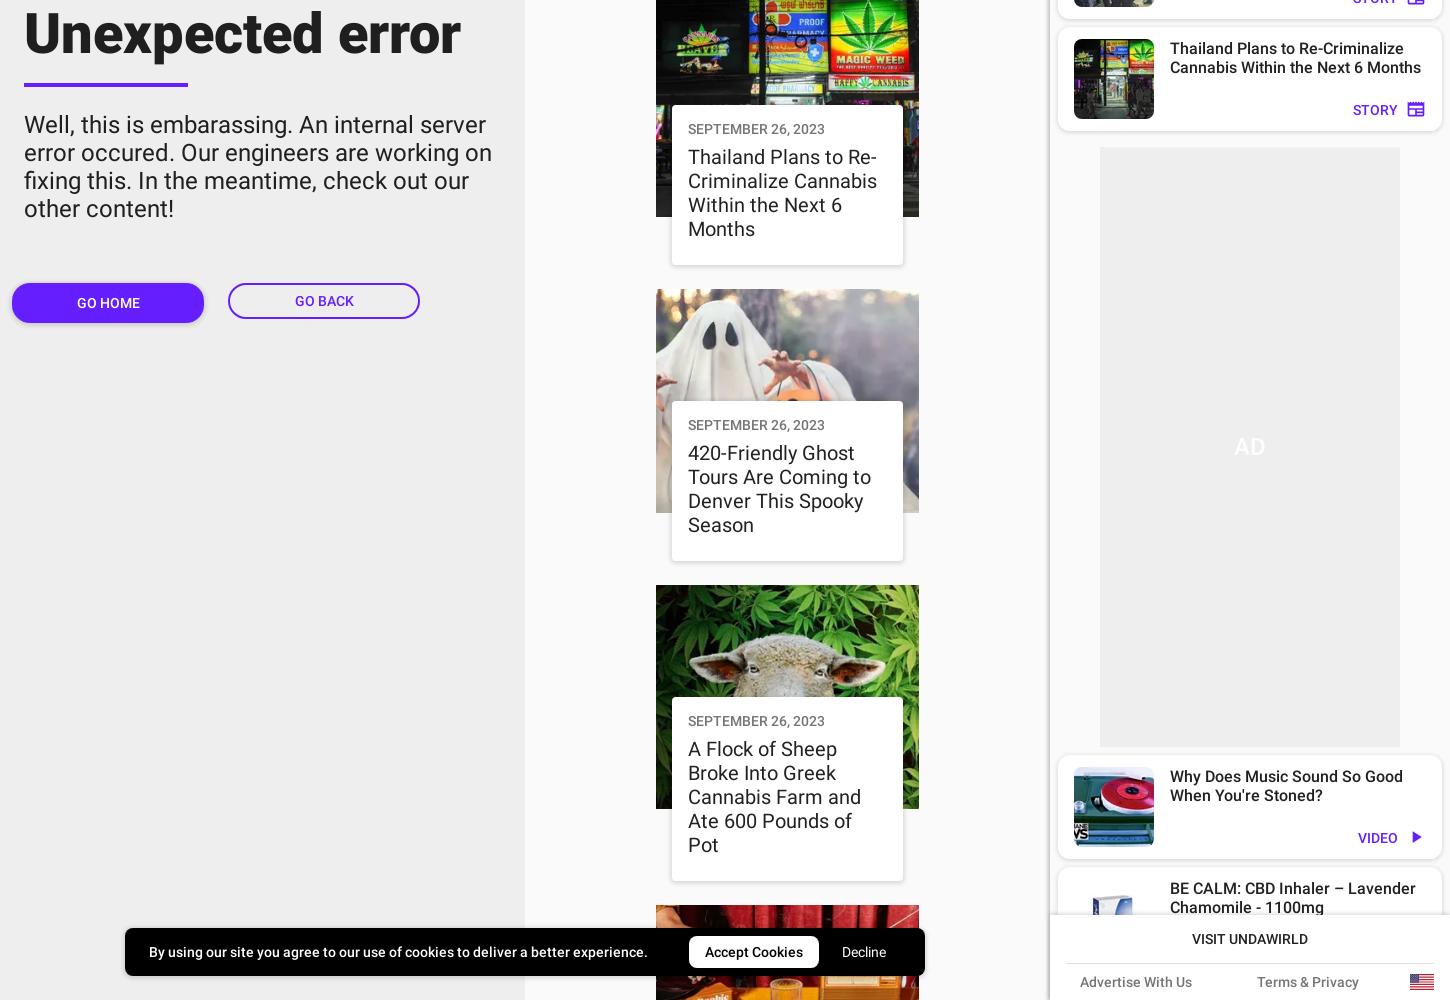 The width and height of the screenshot is (1450, 1000). I want to click on 'GO HOME', so click(107, 302).